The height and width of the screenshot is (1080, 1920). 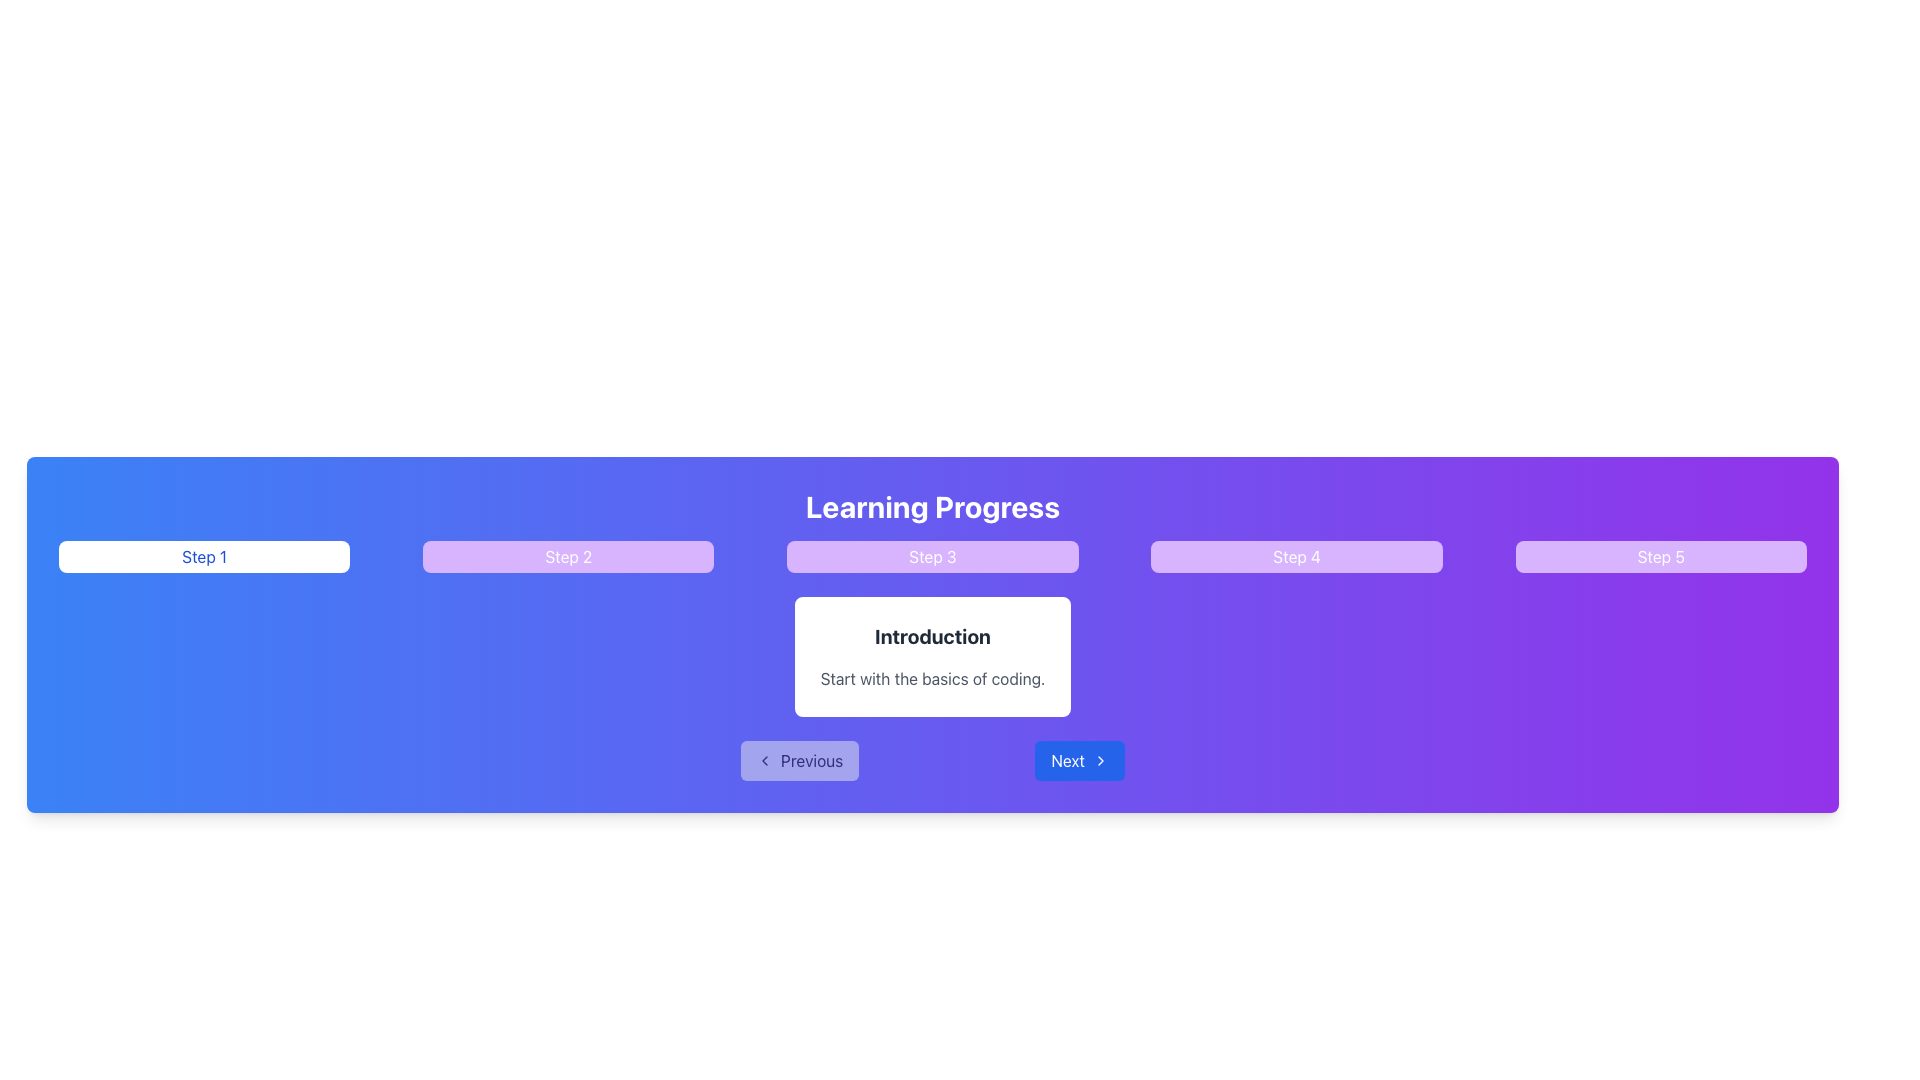 What do you see at coordinates (812, 760) in the screenshot?
I see `text 'Previous' within the button located in the lower-left section of the interface, adjacent to the 'Next' button` at bounding box center [812, 760].